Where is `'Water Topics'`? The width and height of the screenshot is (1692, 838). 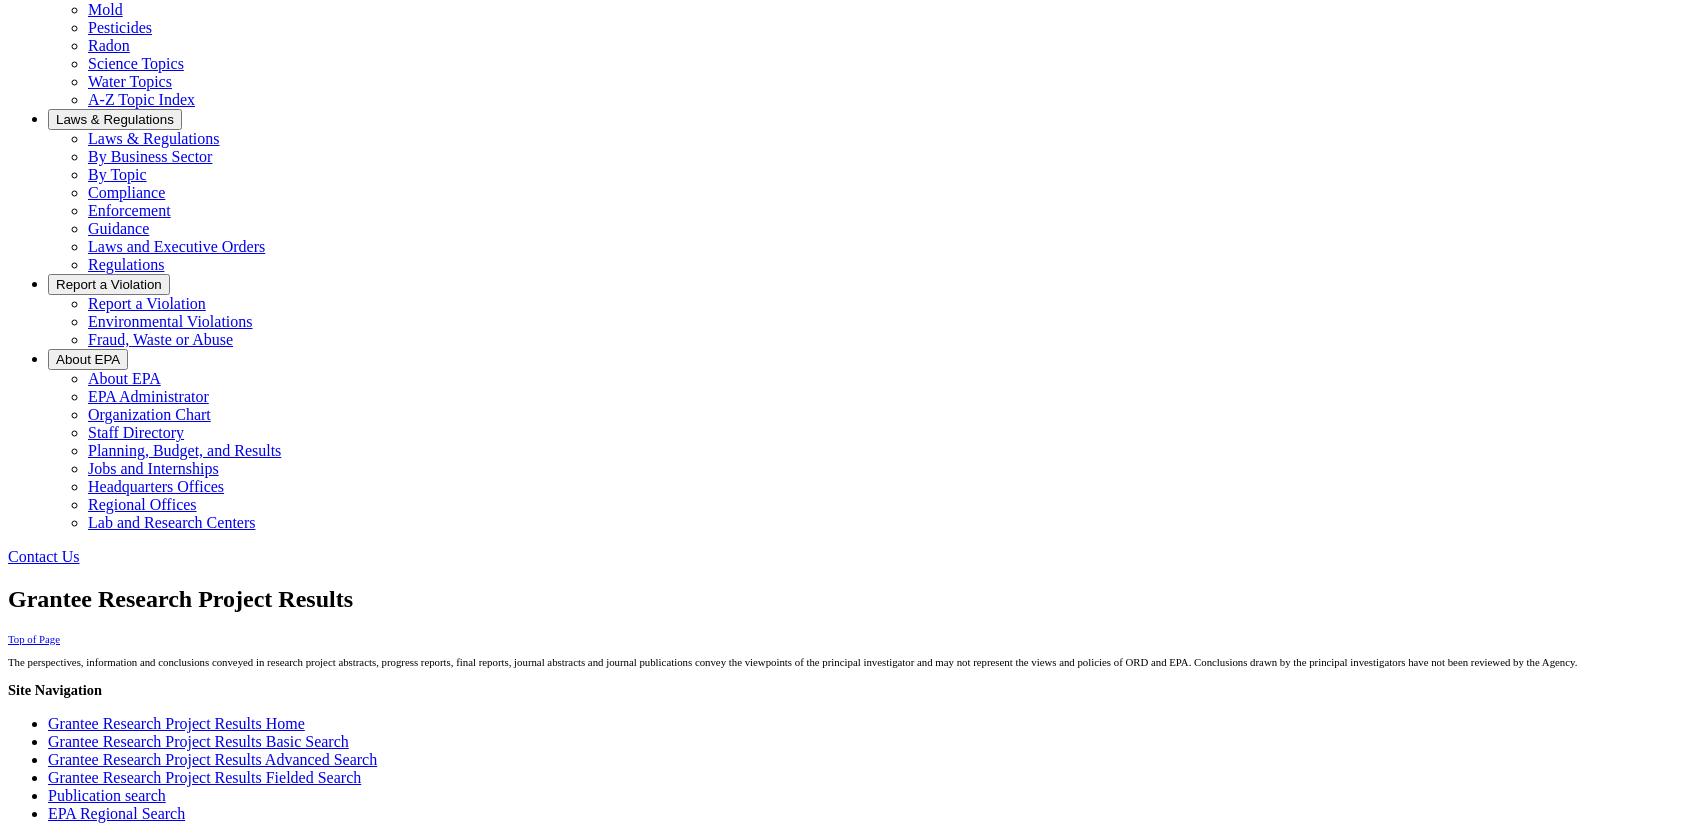 'Water Topics' is located at coordinates (129, 81).